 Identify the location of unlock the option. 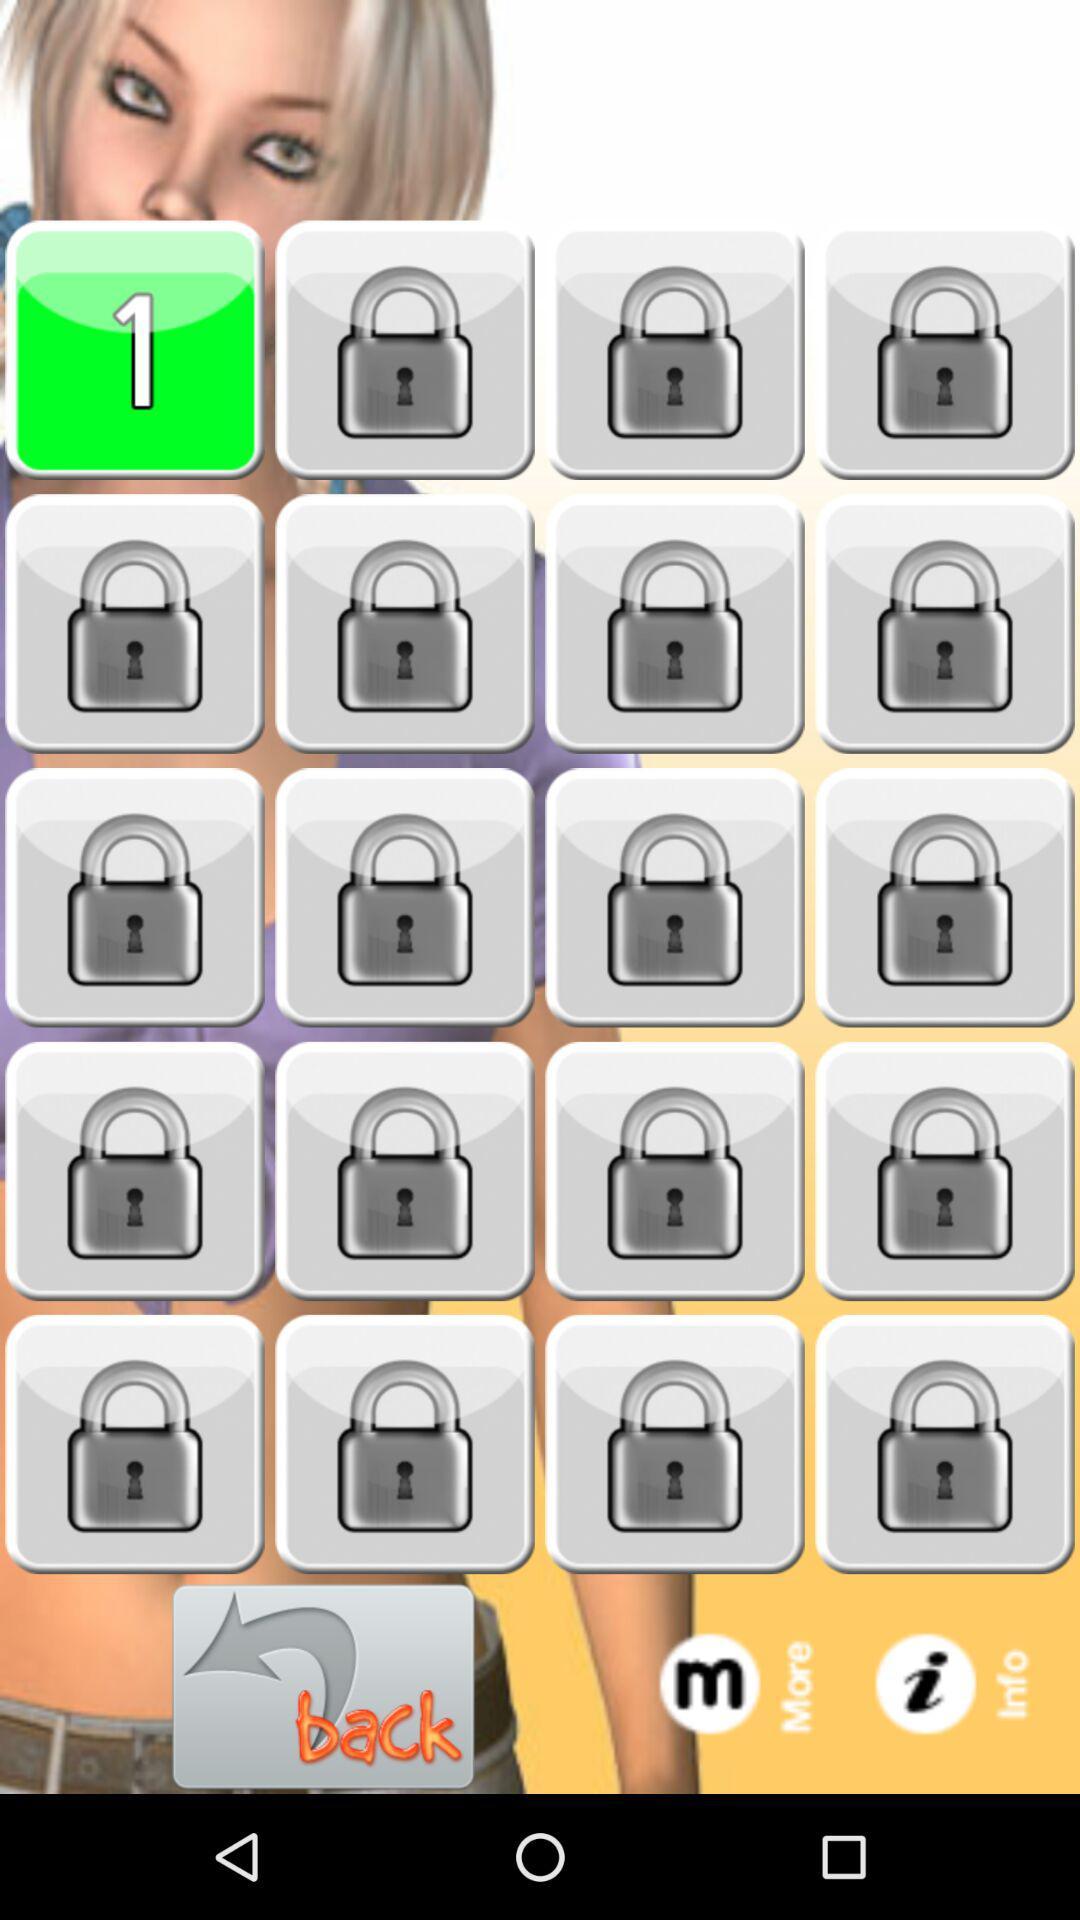
(675, 623).